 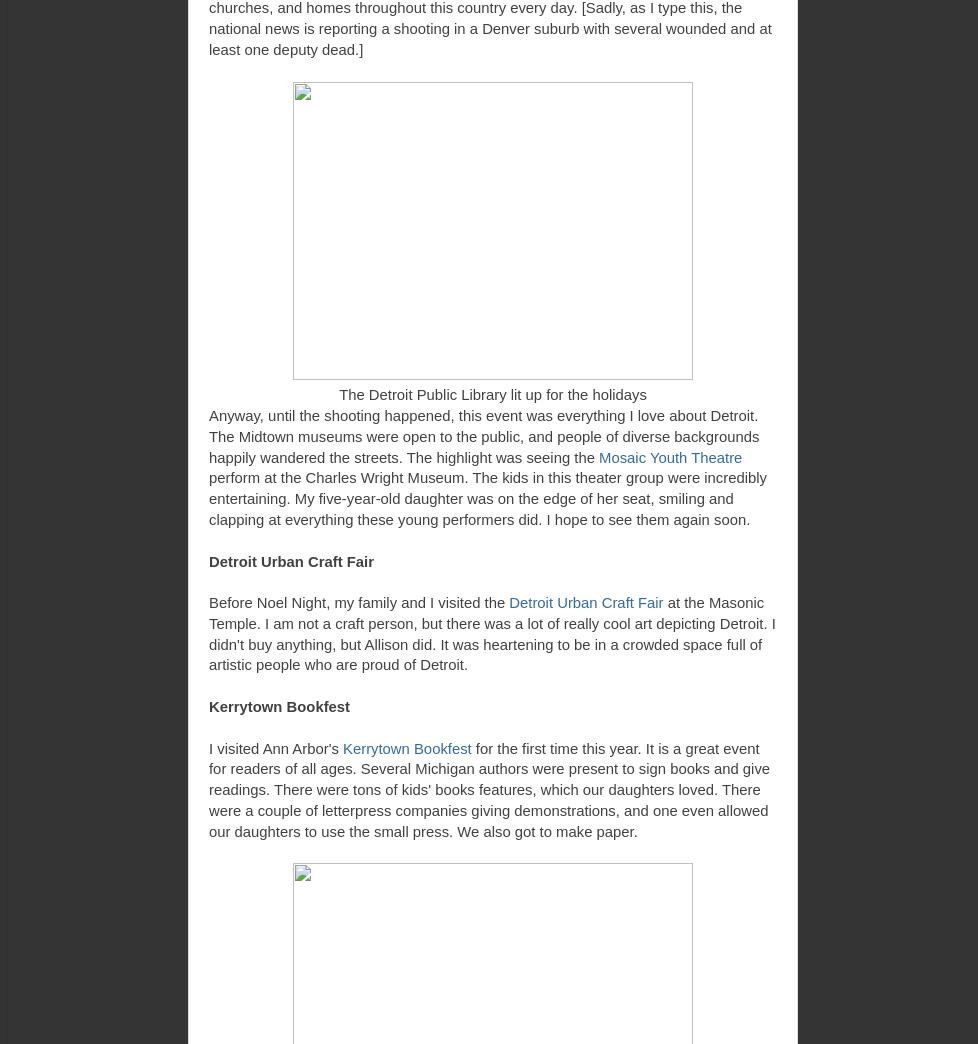 What do you see at coordinates (489, 788) in the screenshot?
I see `'for the first time this year. It is a great event for readers of all ages. Several Michigan authors were present to sign books and give readings. There were tons of kids' books features, which our daughters loved. There were a couple of letterpress companies giving demonstrations, and one even allowed our daughters to use the small press. We also got to make paper.'` at bounding box center [489, 788].